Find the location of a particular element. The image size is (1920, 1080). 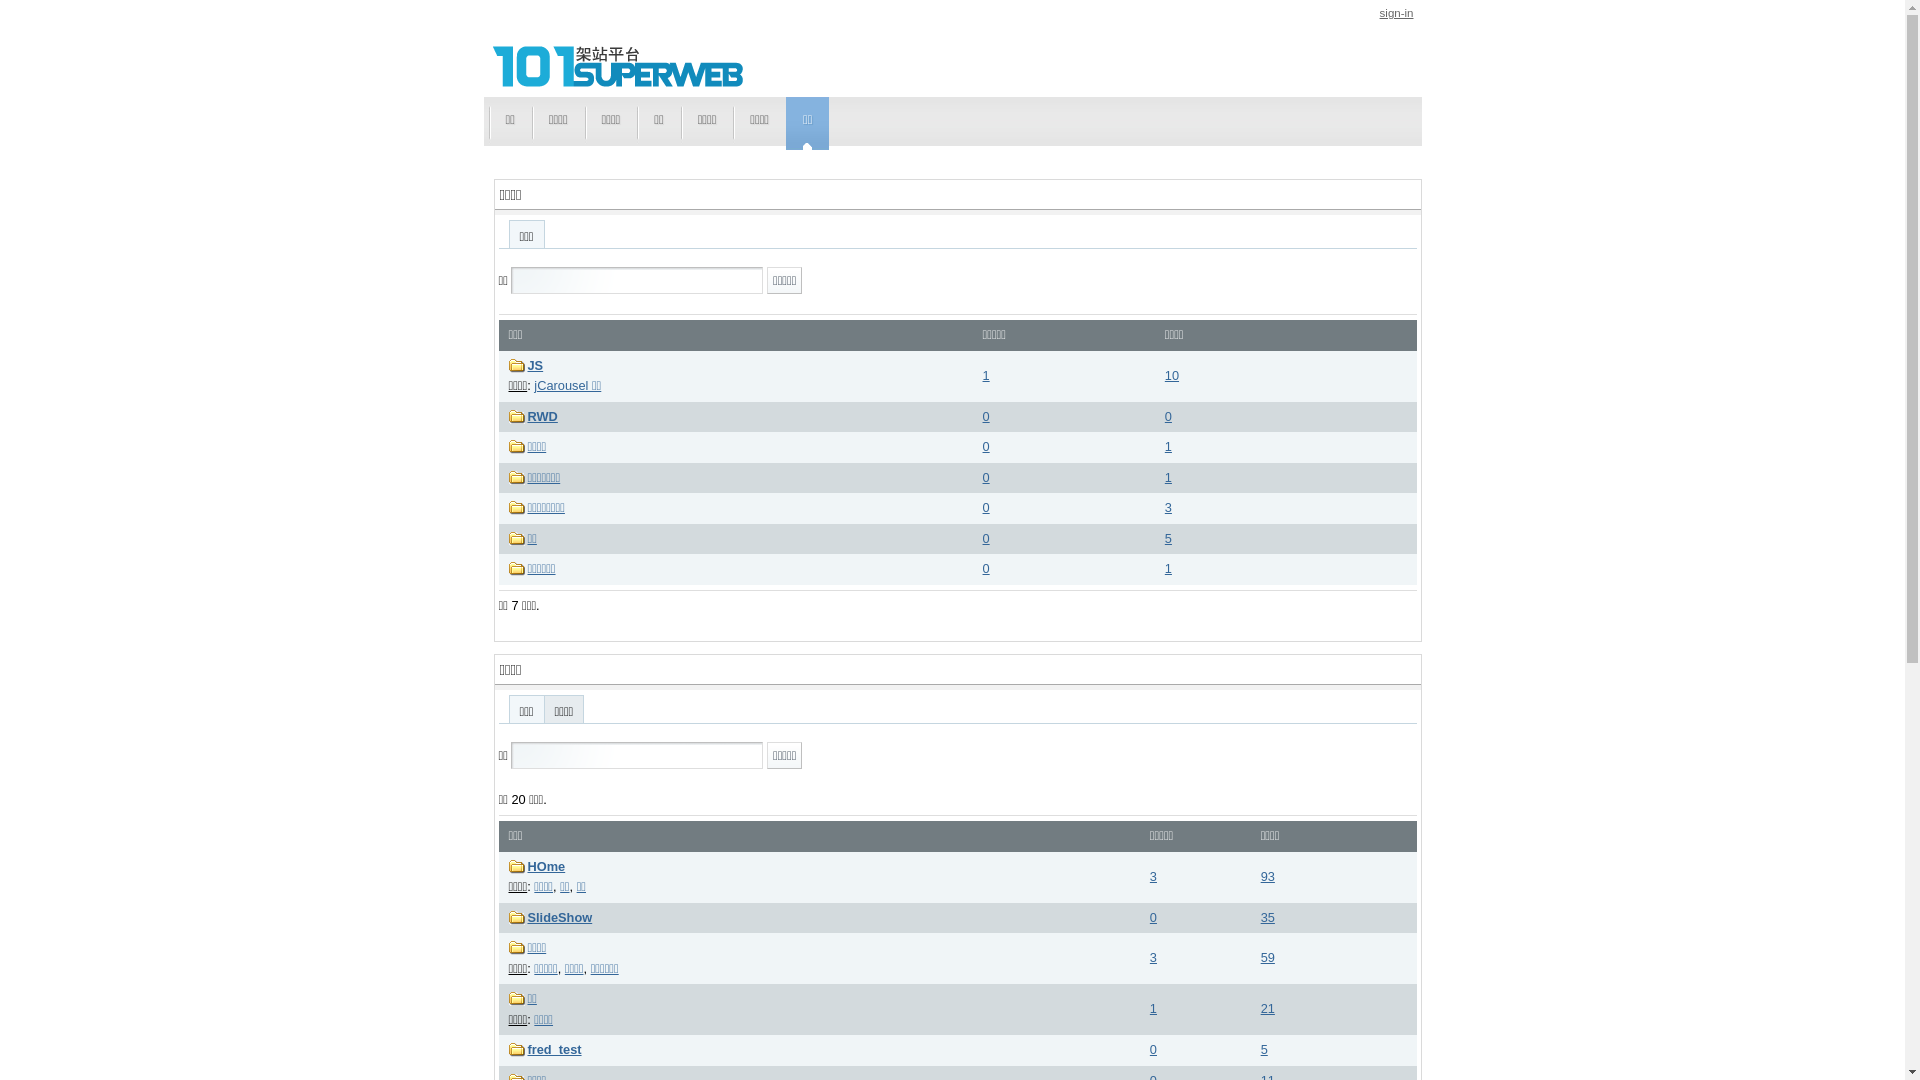

'JS' is located at coordinates (536, 365).